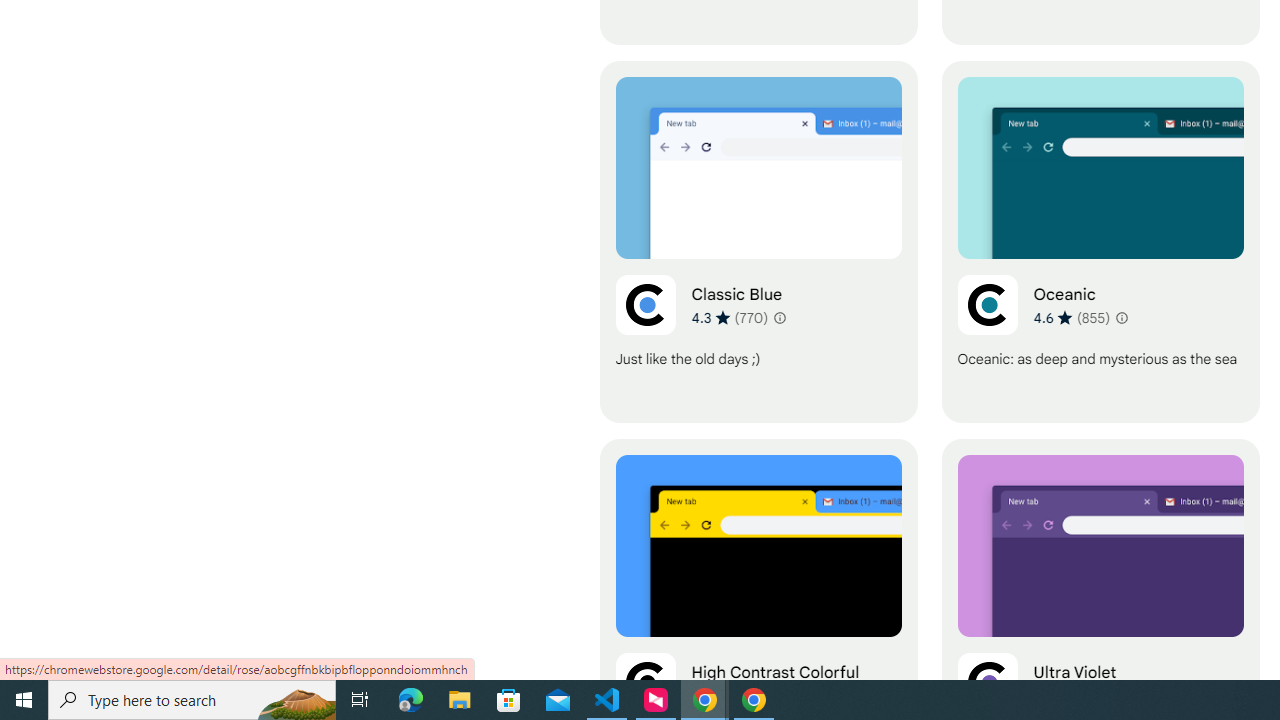  What do you see at coordinates (1120, 316) in the screenshot?
I see `'Learn more about results and reviews "Oceanic"'` at bounding box center [1120, 316].